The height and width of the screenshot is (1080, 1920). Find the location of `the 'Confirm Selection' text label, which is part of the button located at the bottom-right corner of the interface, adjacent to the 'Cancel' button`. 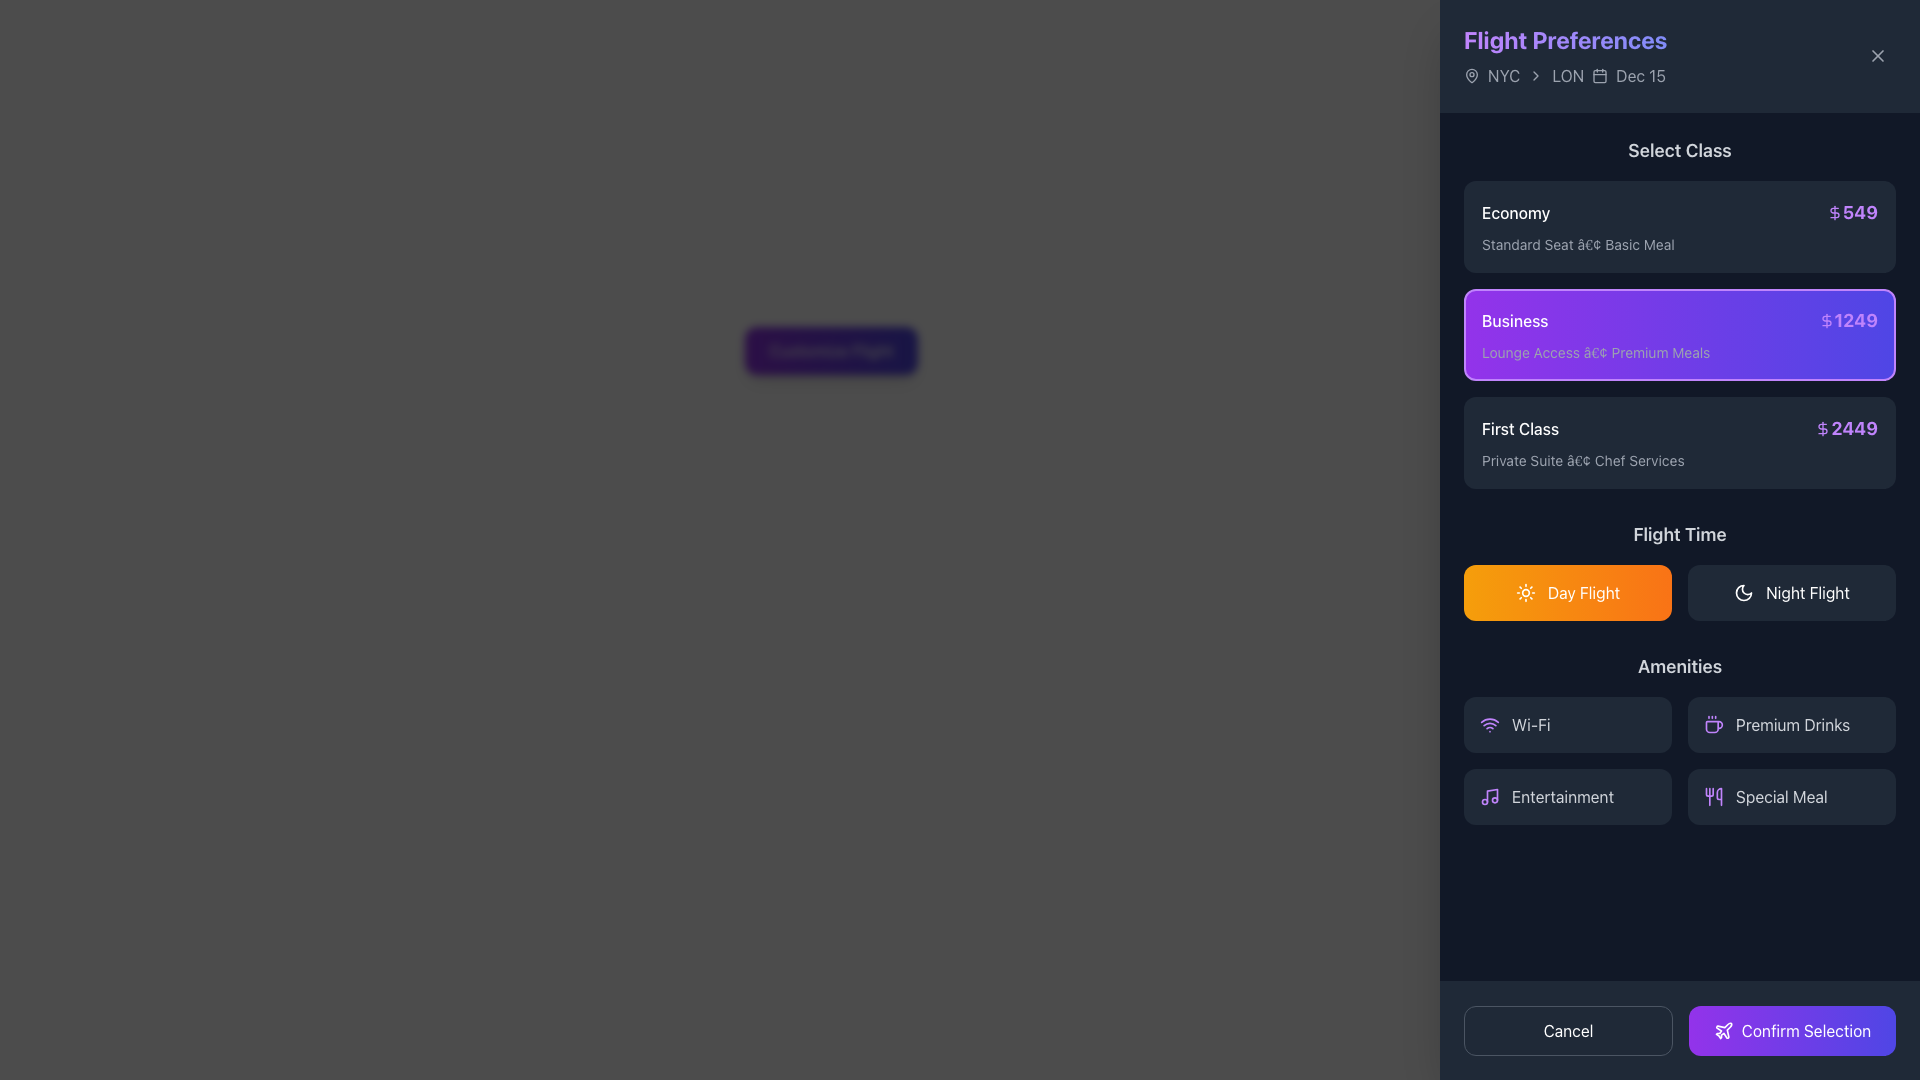

the 'Confirm Selection' text label, which is part of the button located at the bottom-right corner of the interface, adjacent to the 'Cancel' button is located at coordinates (1806, 1030).